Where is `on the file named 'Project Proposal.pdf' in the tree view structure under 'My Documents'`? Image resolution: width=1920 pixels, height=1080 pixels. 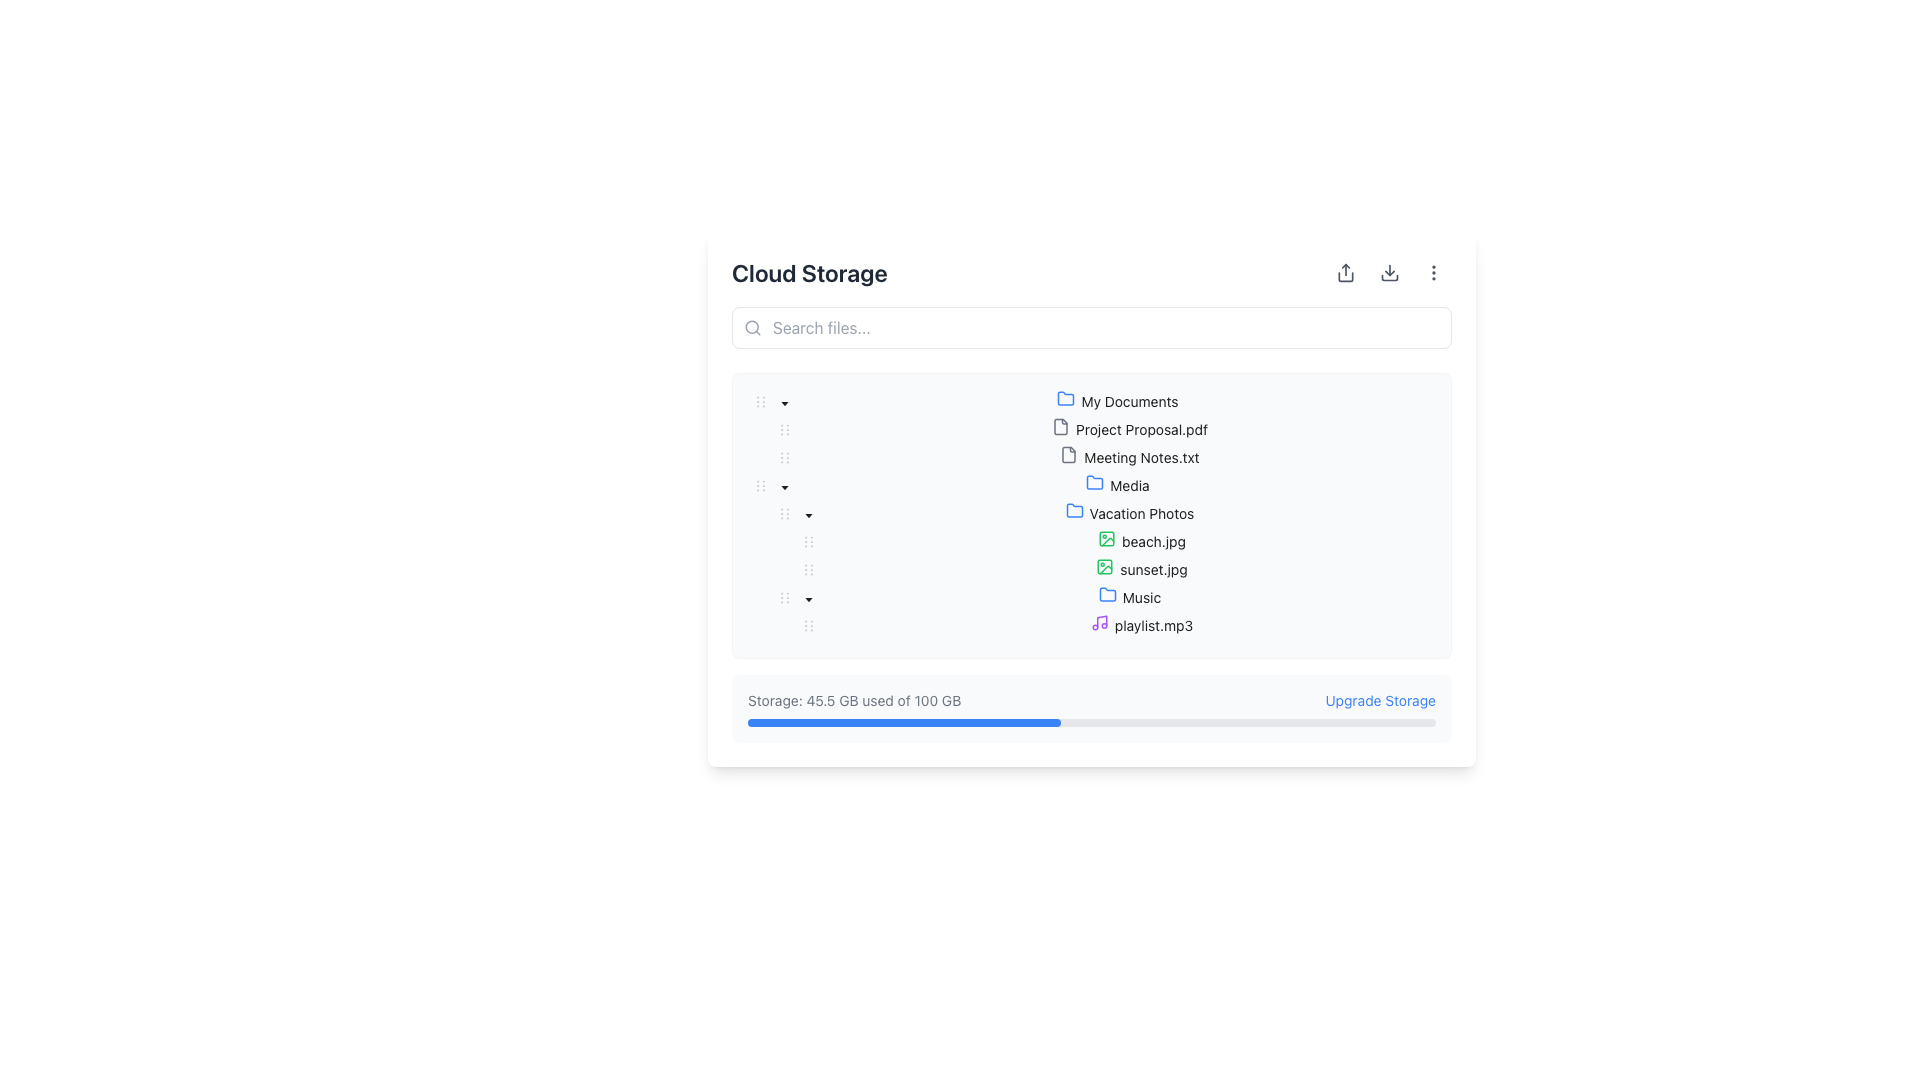 on the file named 'Project Proposal.pdf' in the tree view structure under 'My Documents' is located at coordinates (1142, 428).